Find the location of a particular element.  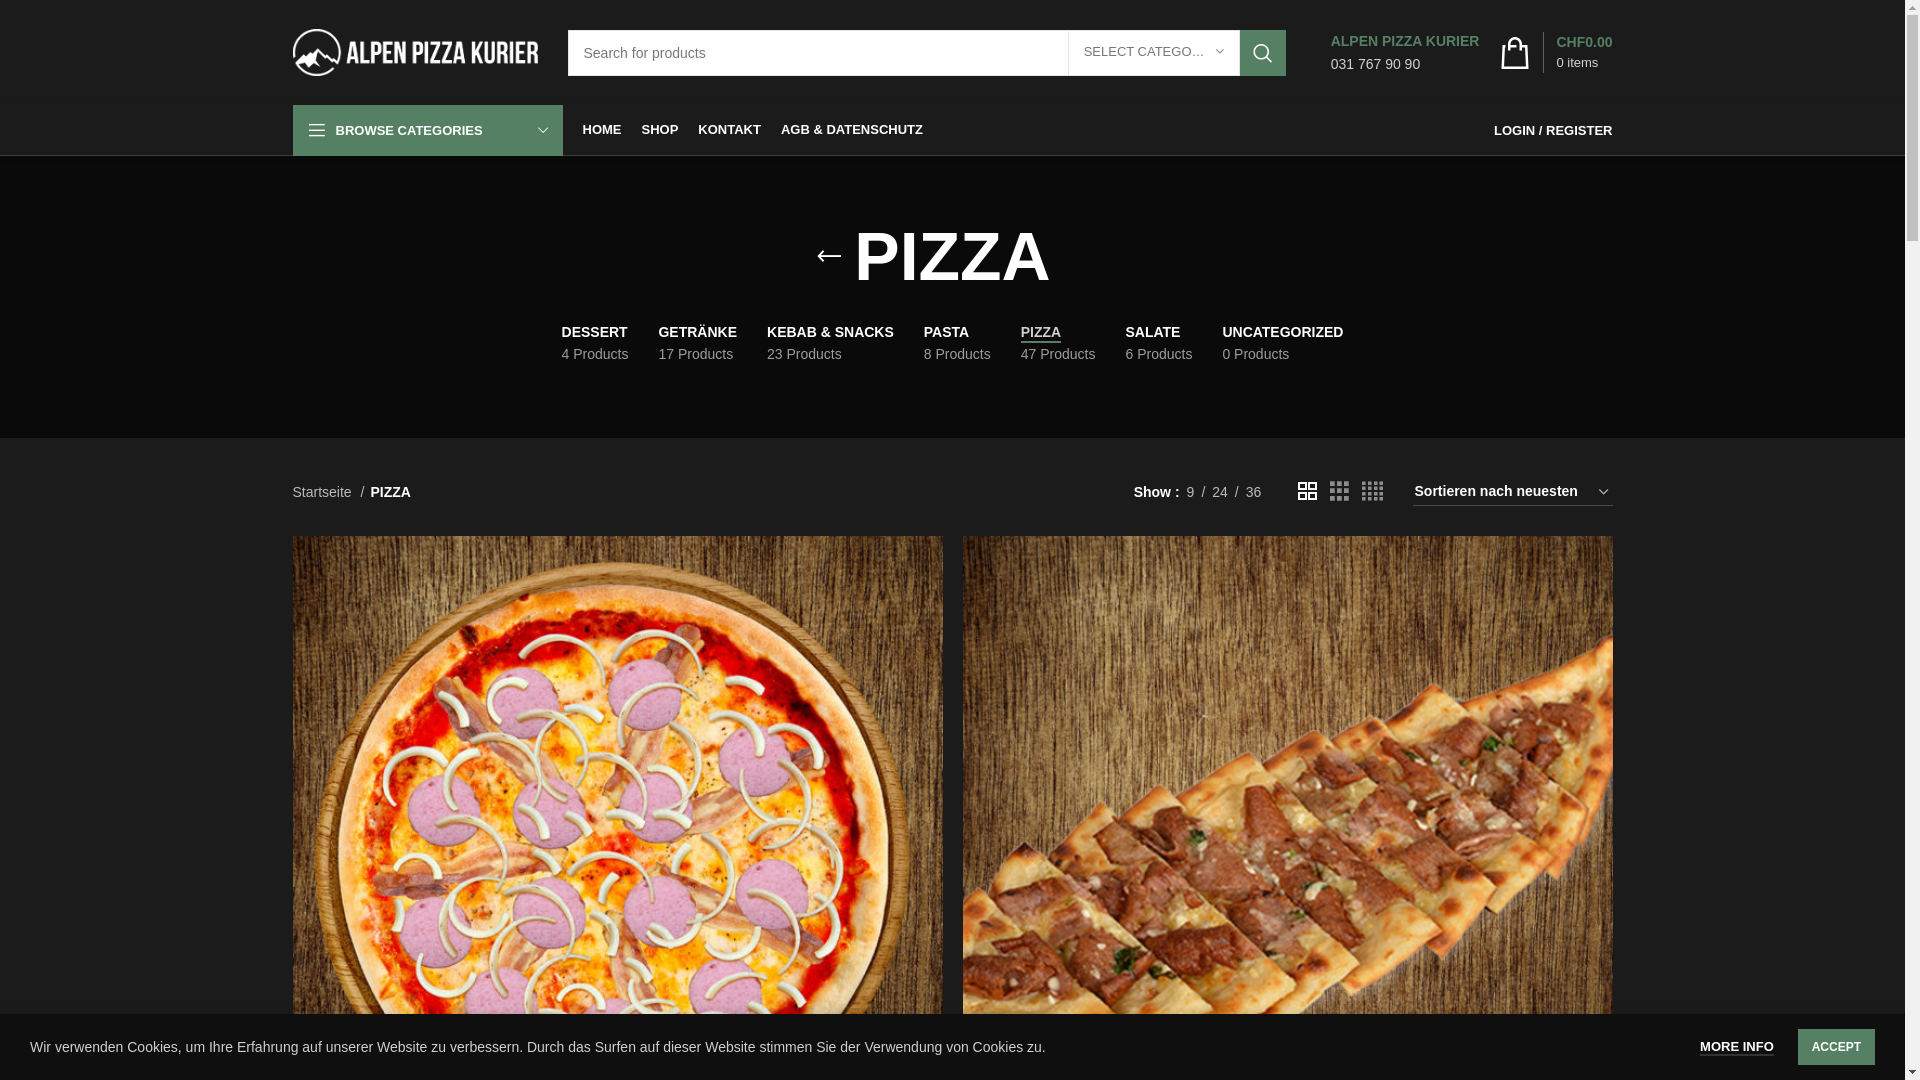

'SALATE is located at coordinates (1158, 342).